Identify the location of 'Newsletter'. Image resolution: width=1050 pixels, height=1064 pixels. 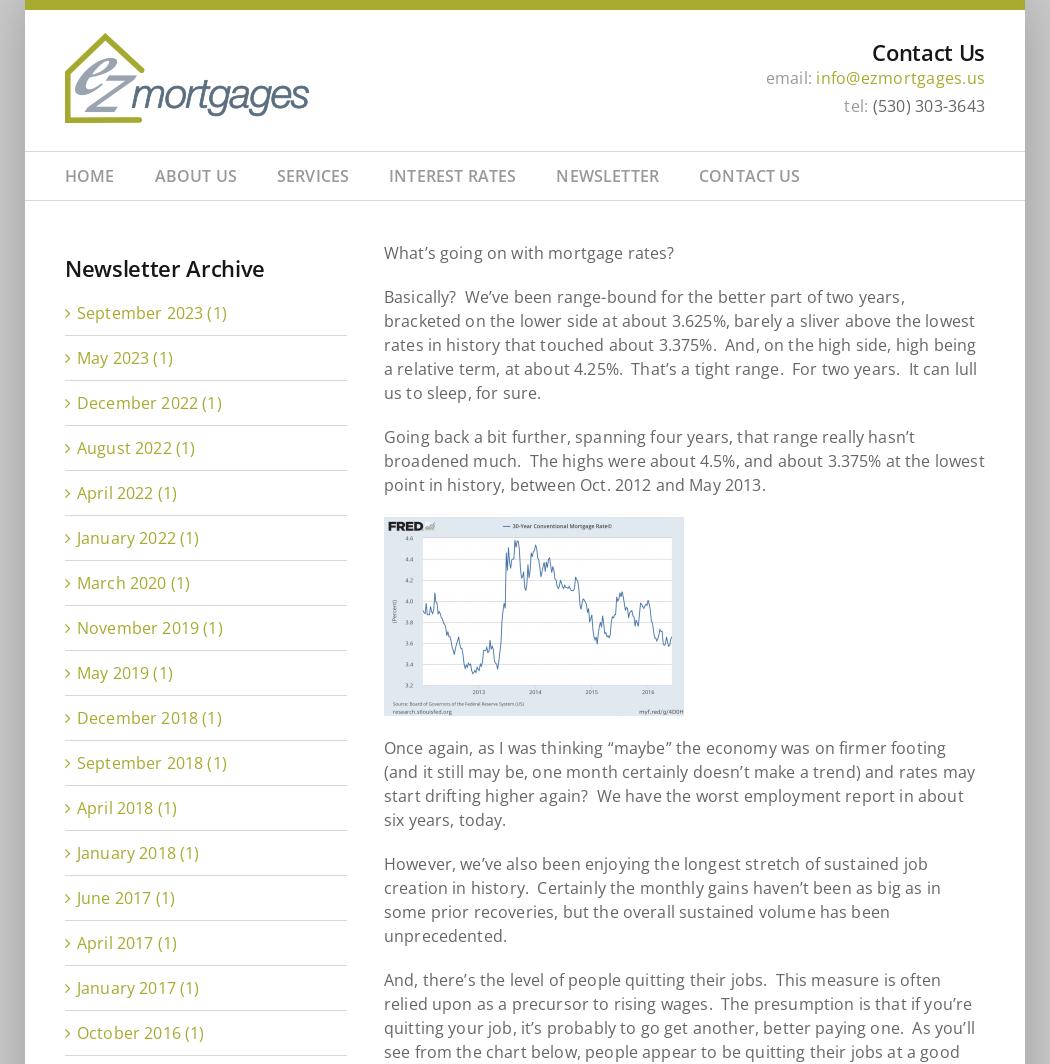
(555, 175).